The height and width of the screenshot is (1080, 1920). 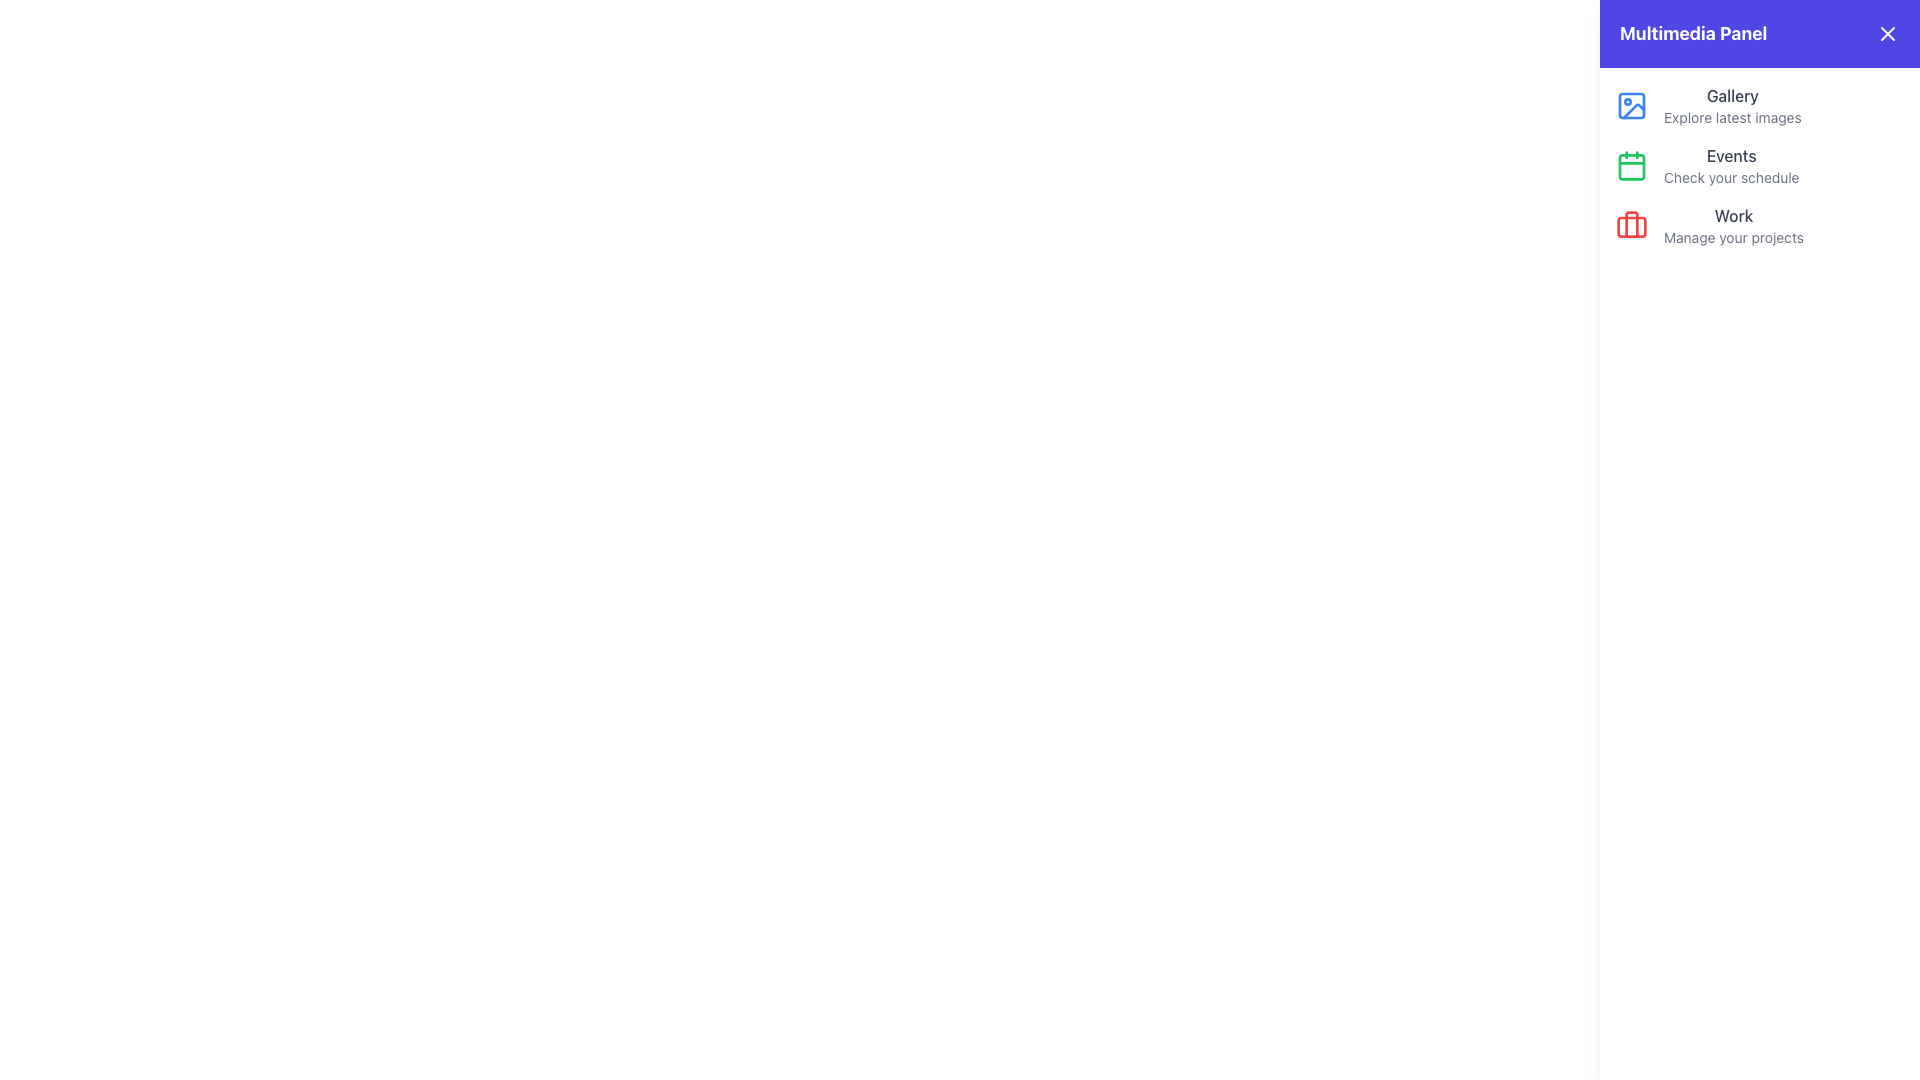 I want to click on the third list item in the Multimedia Panel that contains a red briefcase icon and the text 'Work', so click(x=1760, y=225).